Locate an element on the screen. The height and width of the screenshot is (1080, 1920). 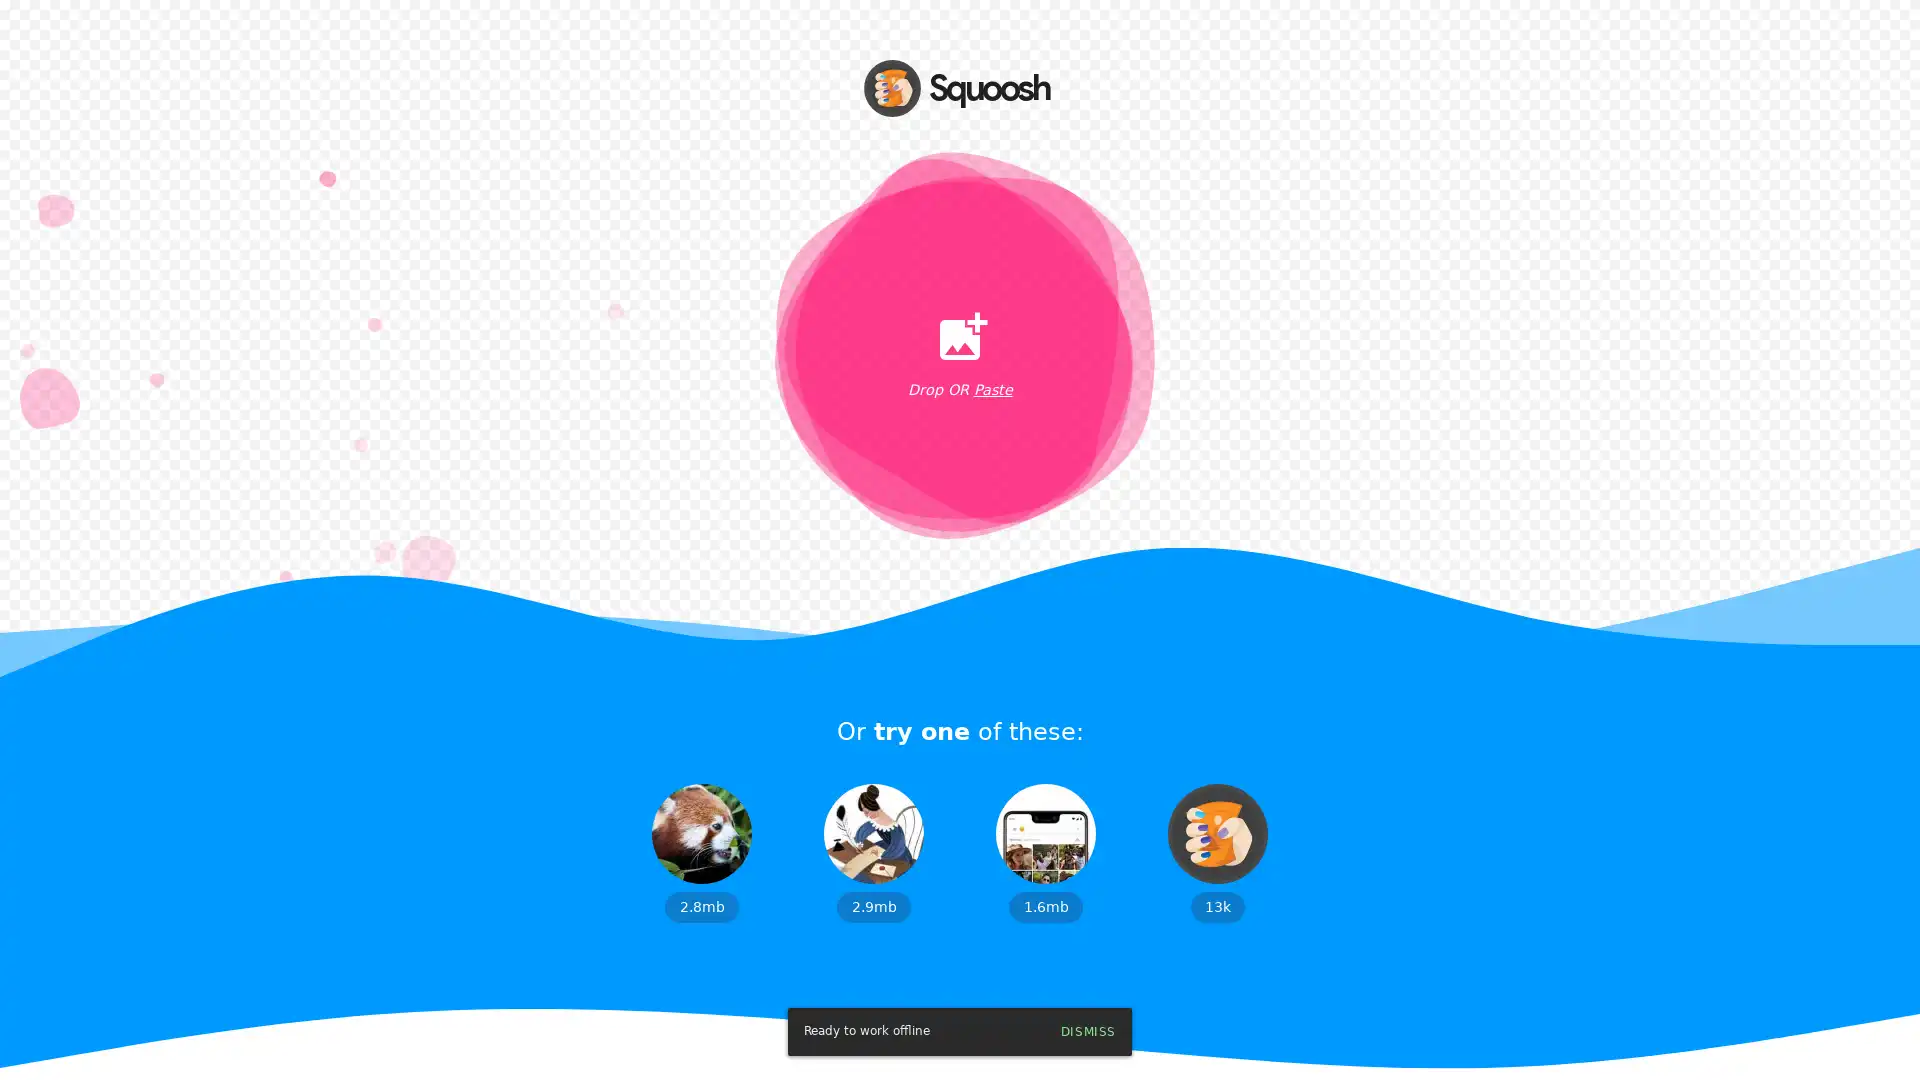
Large photo 2.8mb is located at coordinates (701, 852).